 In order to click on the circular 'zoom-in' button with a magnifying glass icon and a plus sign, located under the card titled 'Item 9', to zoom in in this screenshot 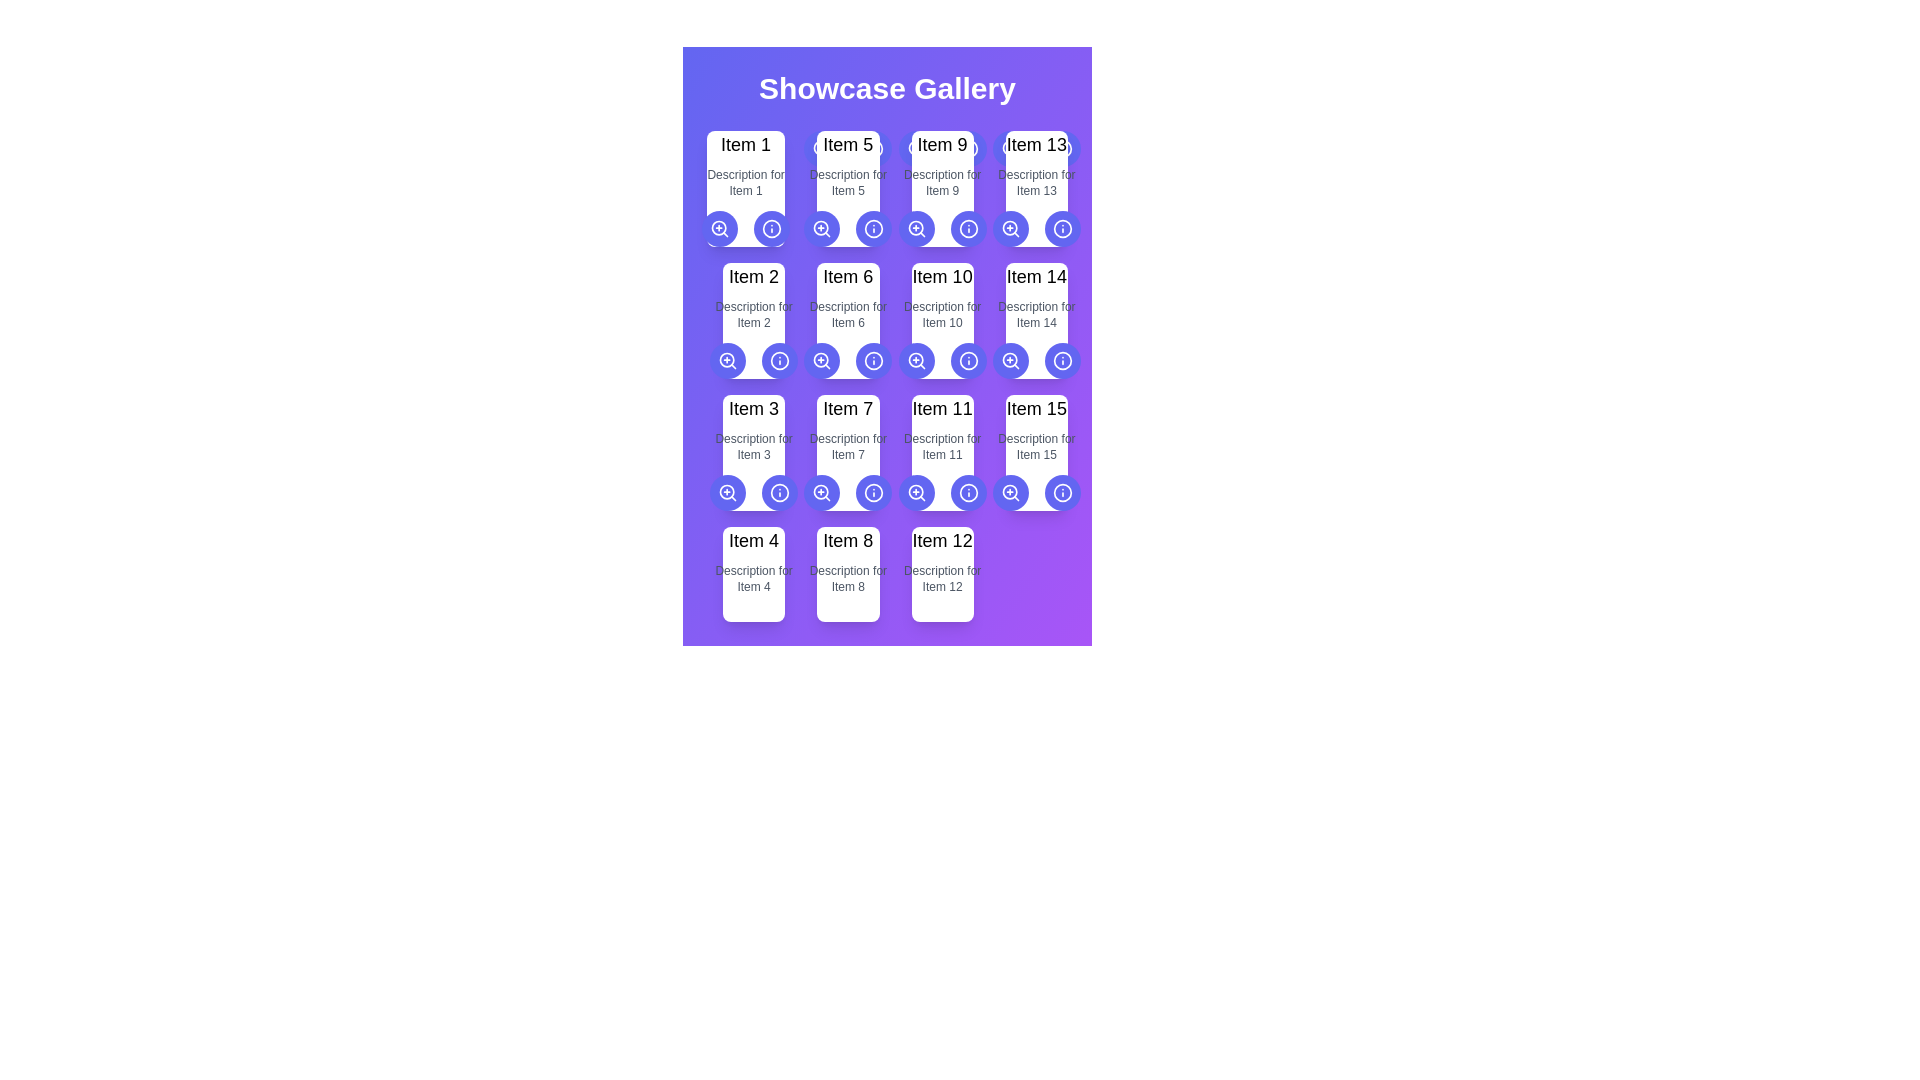, I will do `click(915, 148)`.